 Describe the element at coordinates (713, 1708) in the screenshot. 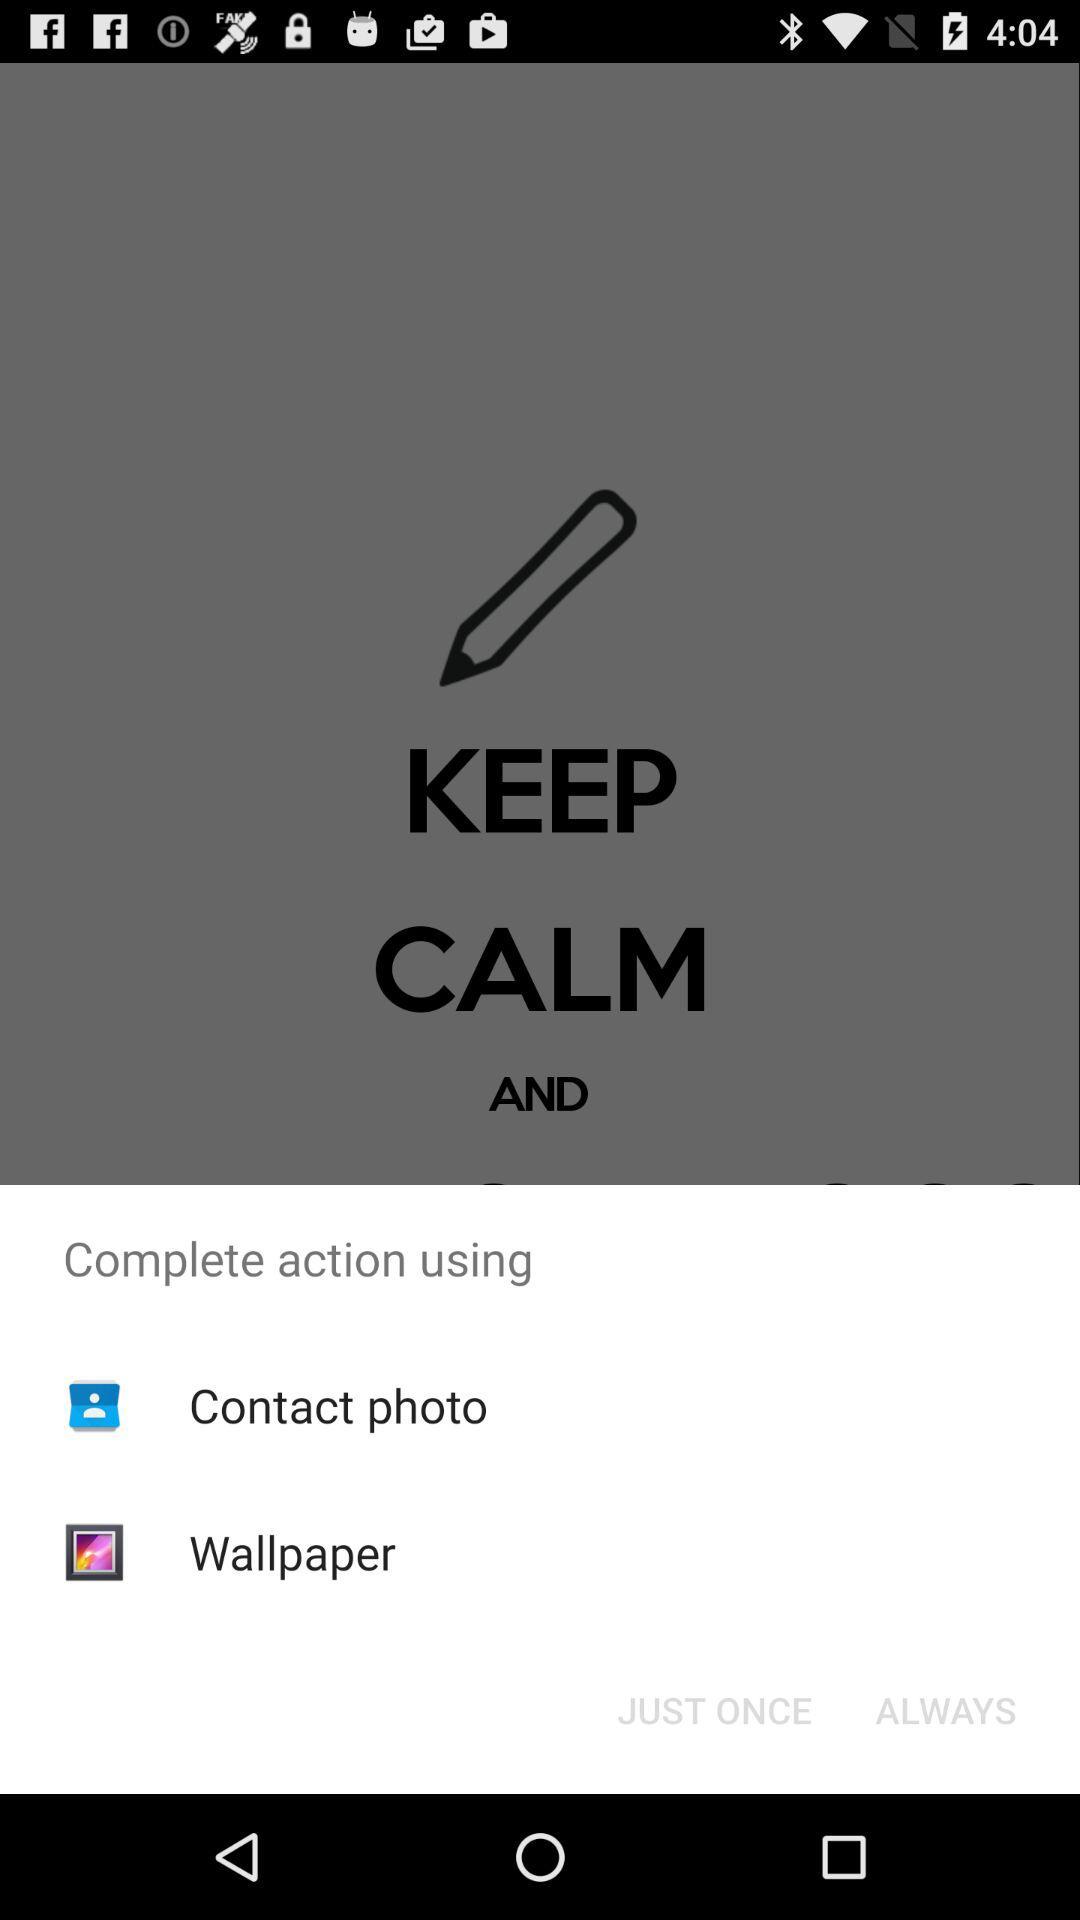

I see `button to the left of the always icon` at that location.